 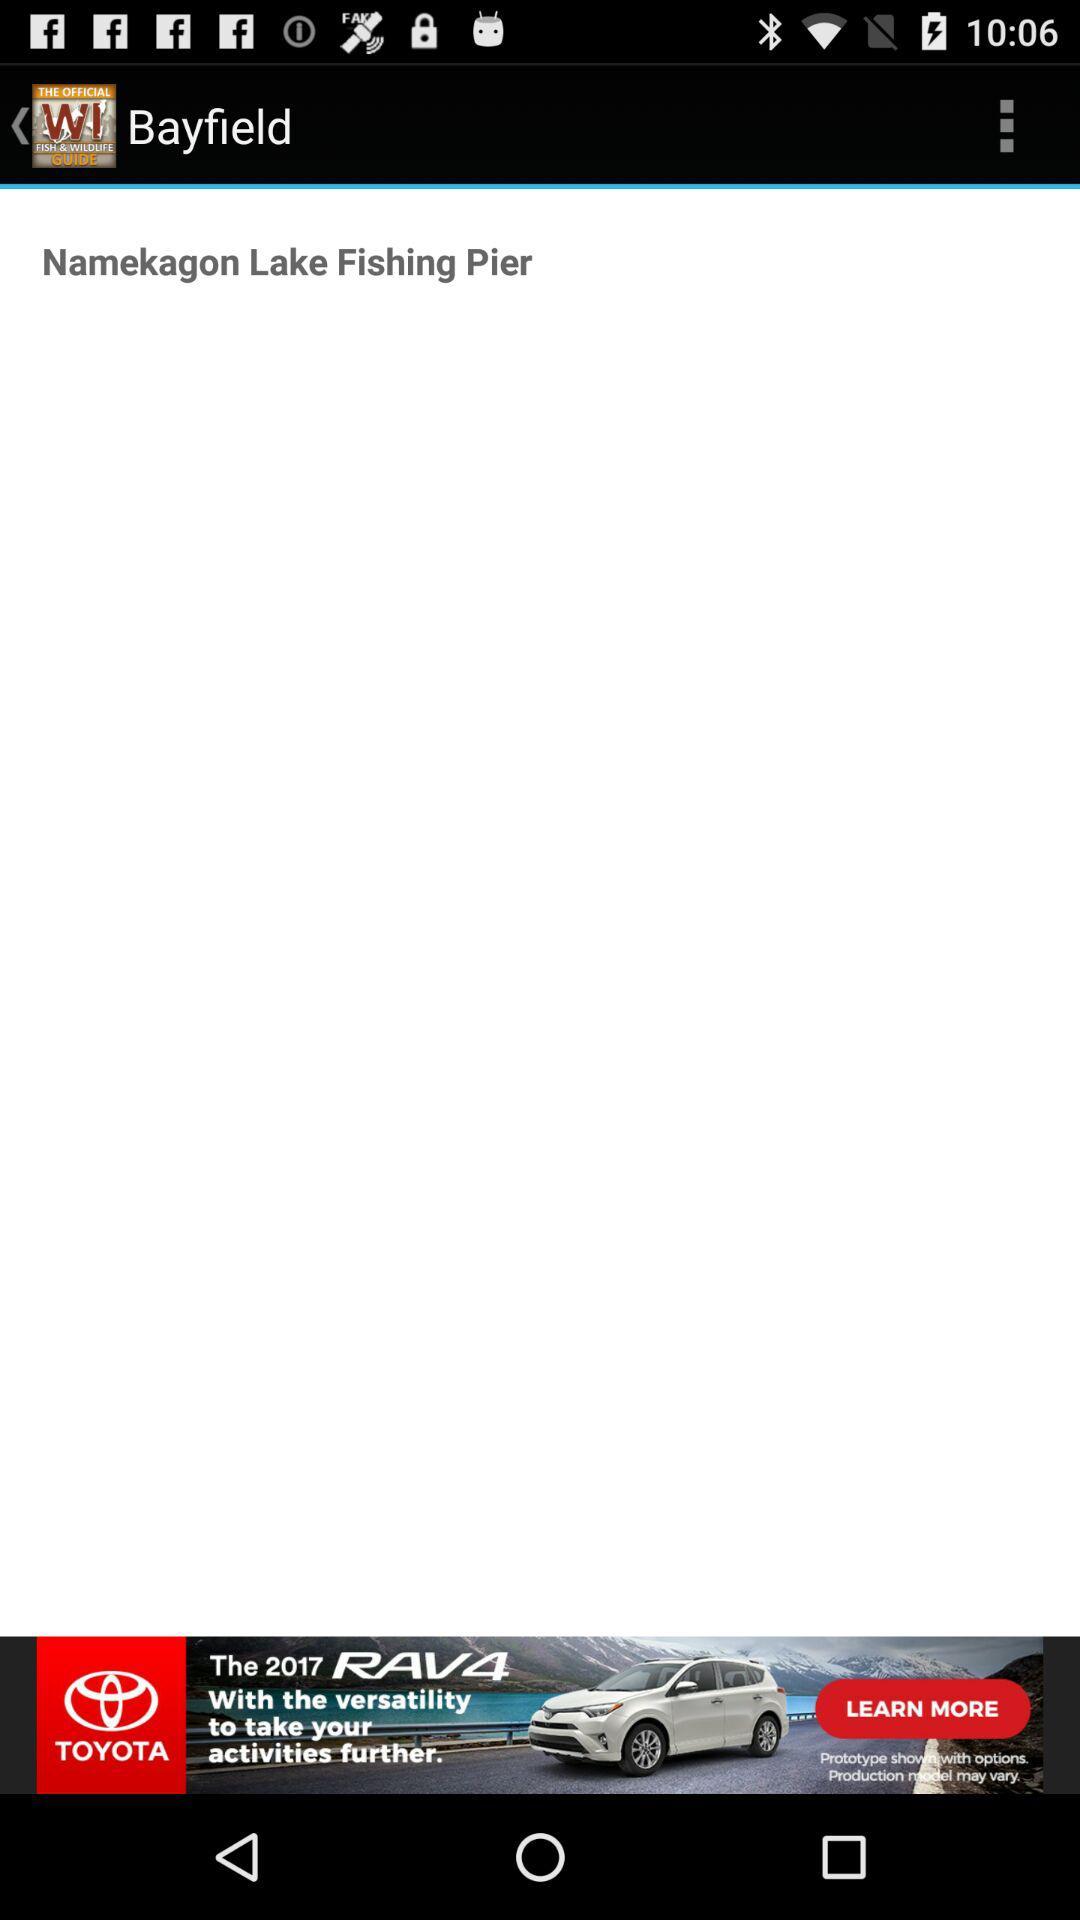 I want to click on icon at the bottom, so click(x=540, y=1714).